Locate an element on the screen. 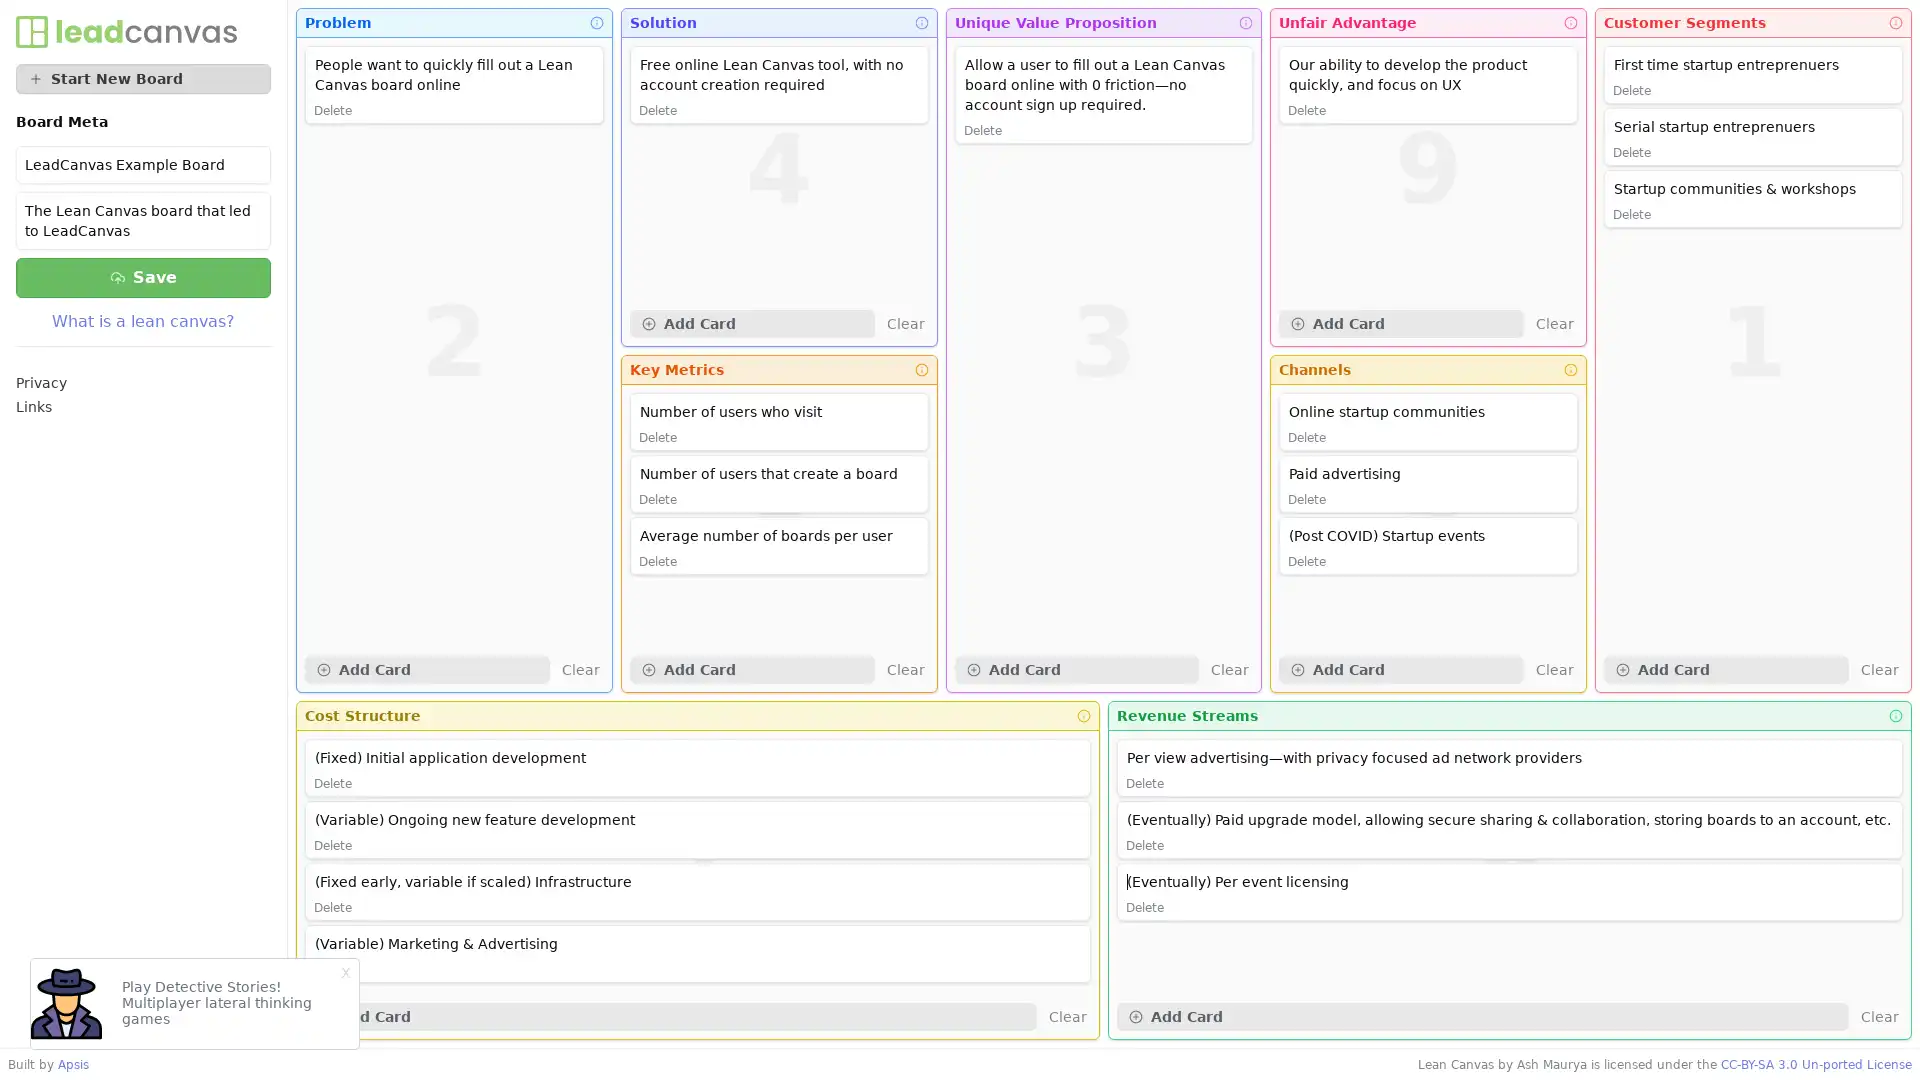 This screenshot has height=1080, width=1920. Delete is located at coordinates (1306, 435).